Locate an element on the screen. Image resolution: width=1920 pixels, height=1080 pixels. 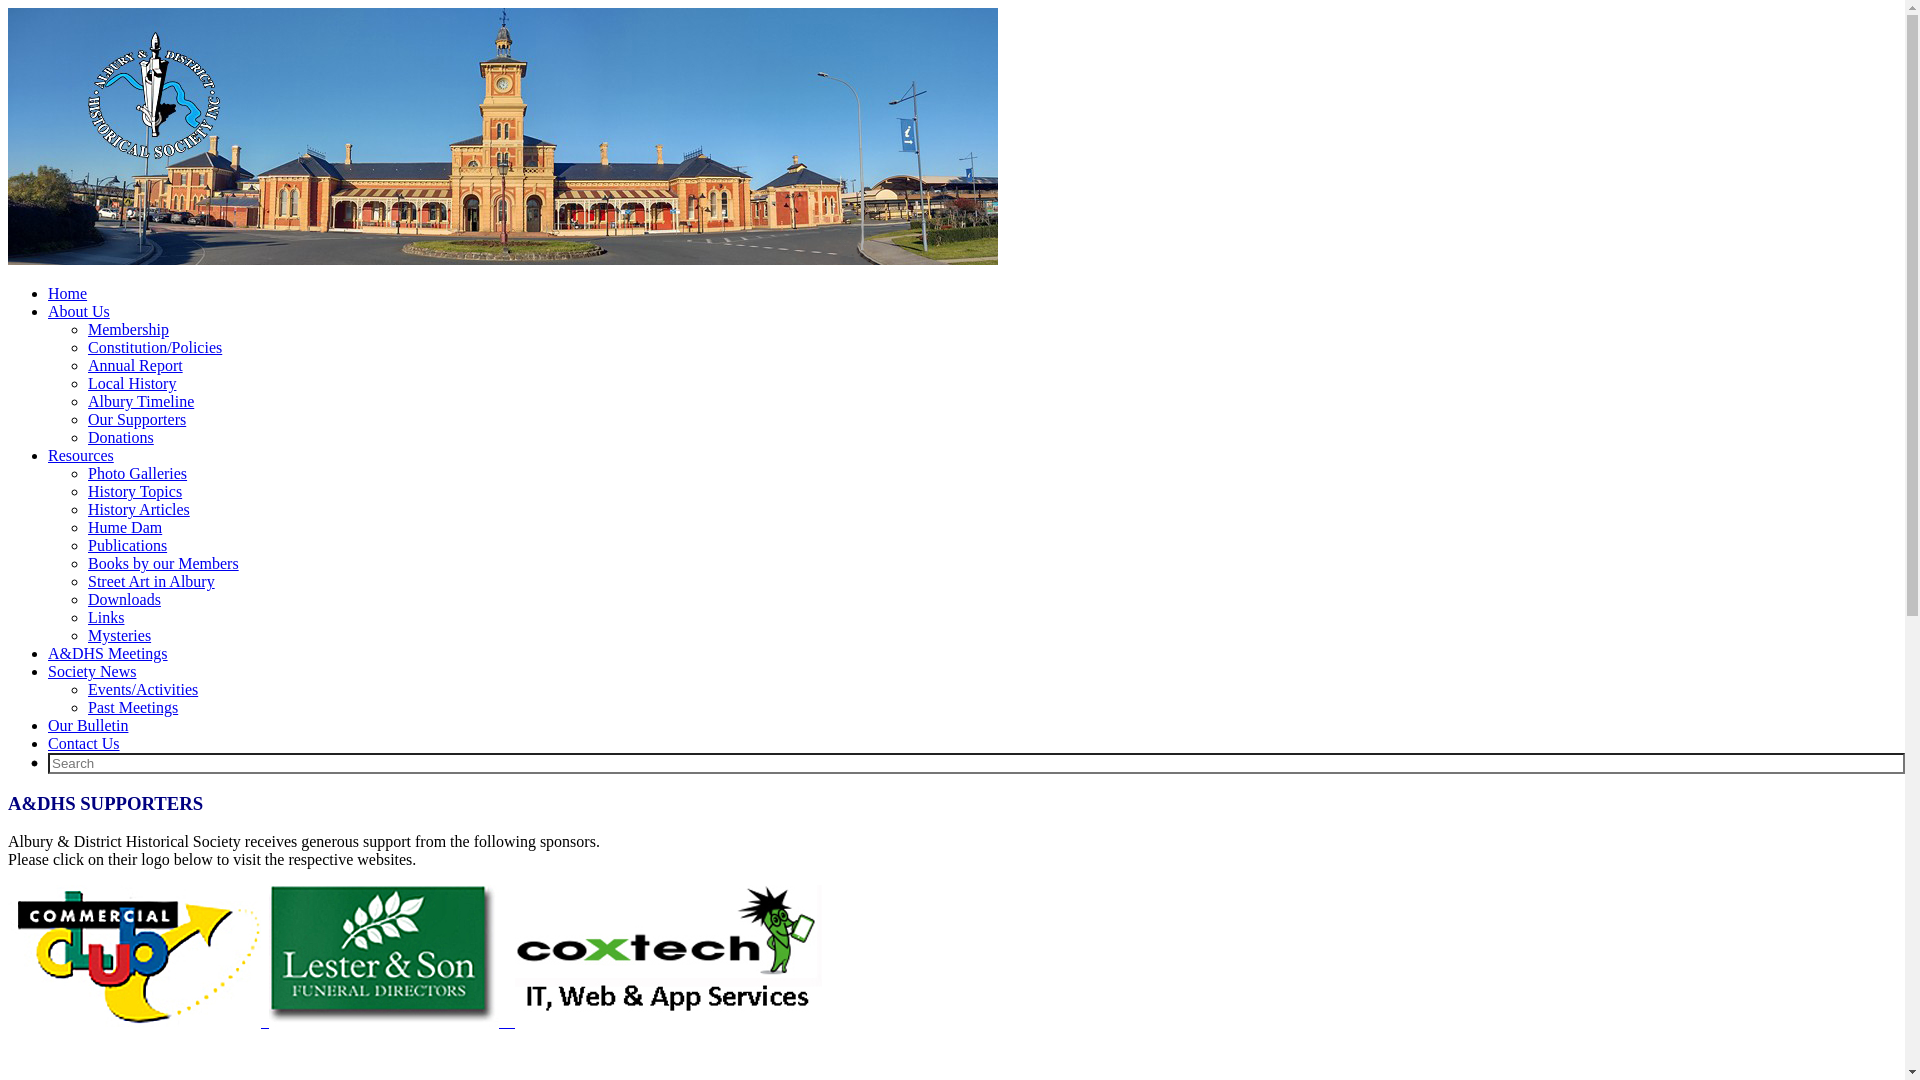
'Donations' is located at coordinates (119, 436).